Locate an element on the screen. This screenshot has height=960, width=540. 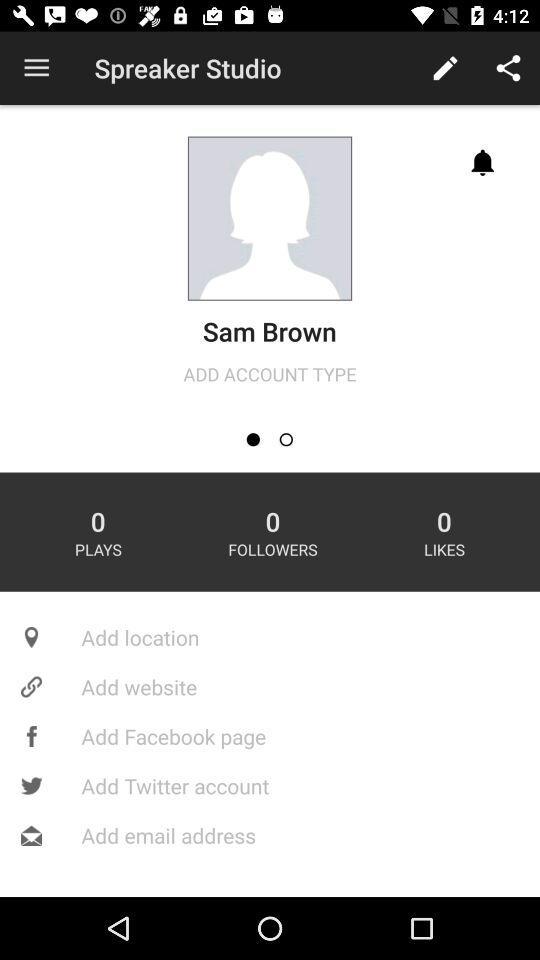
the app to the right of spreaker studio item is located at coordinates (445, 68).